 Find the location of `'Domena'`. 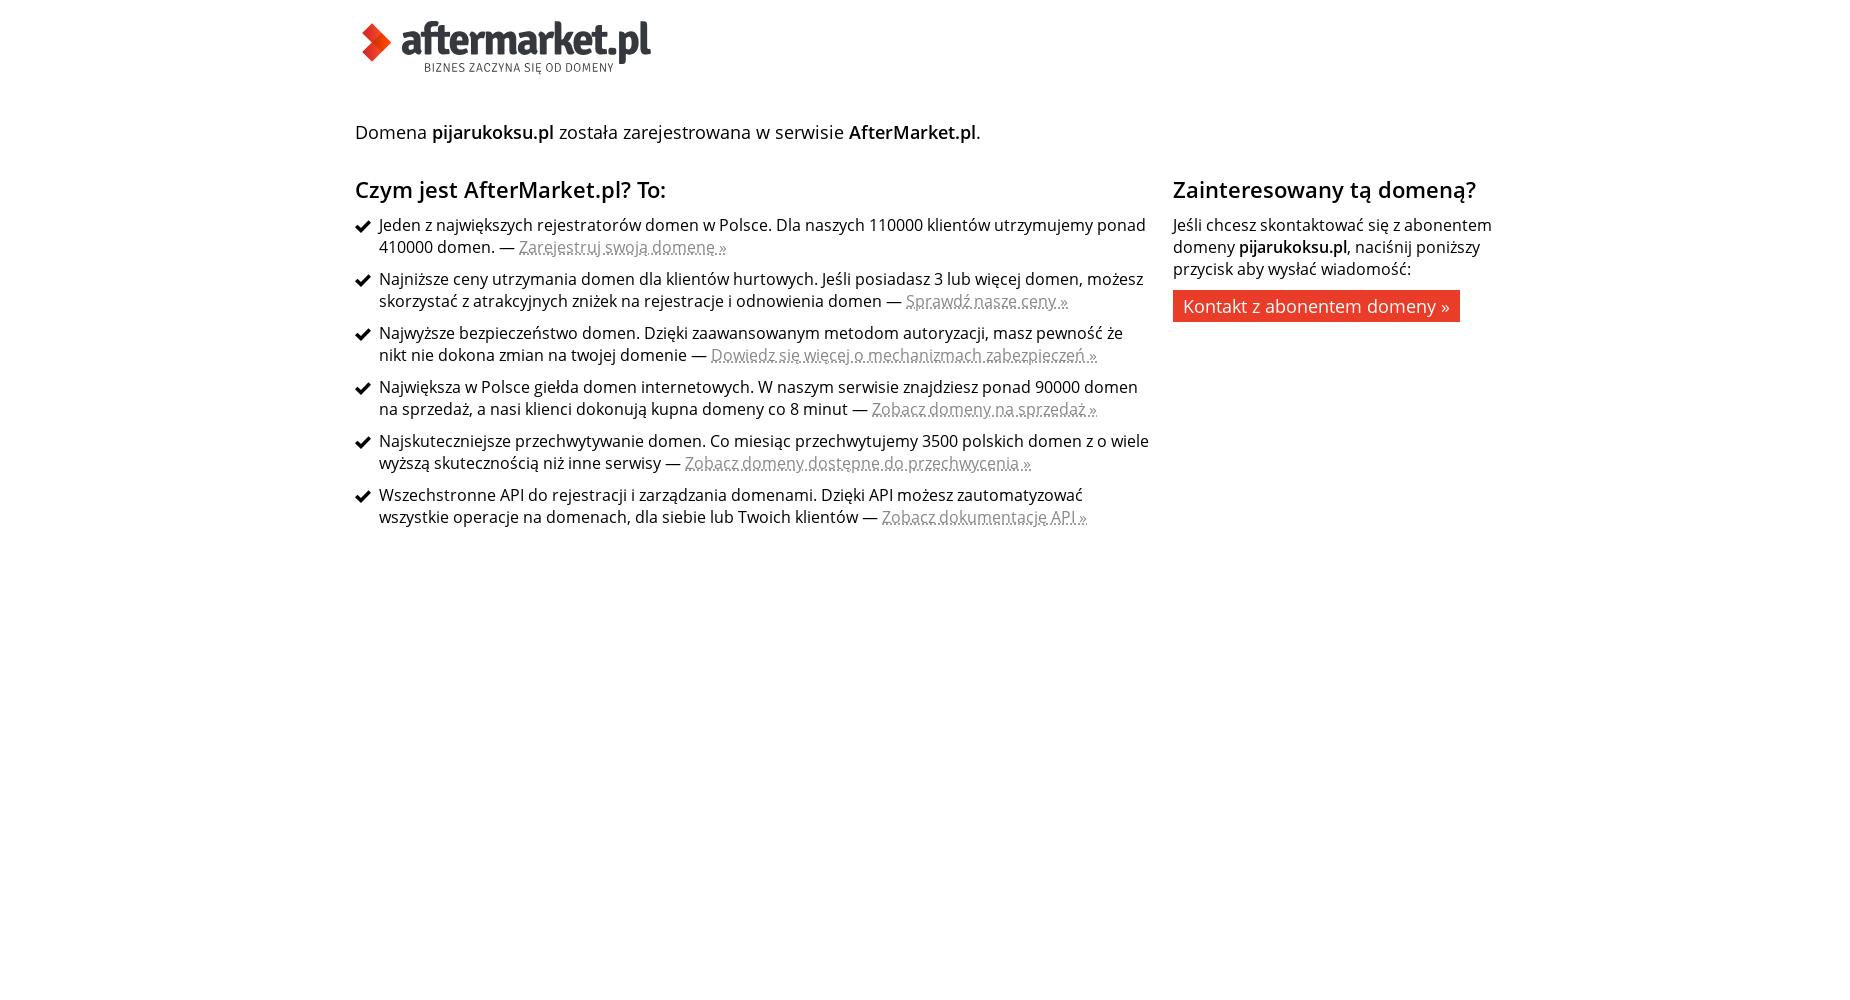

'Domena' is located at coordinates (392, 132).